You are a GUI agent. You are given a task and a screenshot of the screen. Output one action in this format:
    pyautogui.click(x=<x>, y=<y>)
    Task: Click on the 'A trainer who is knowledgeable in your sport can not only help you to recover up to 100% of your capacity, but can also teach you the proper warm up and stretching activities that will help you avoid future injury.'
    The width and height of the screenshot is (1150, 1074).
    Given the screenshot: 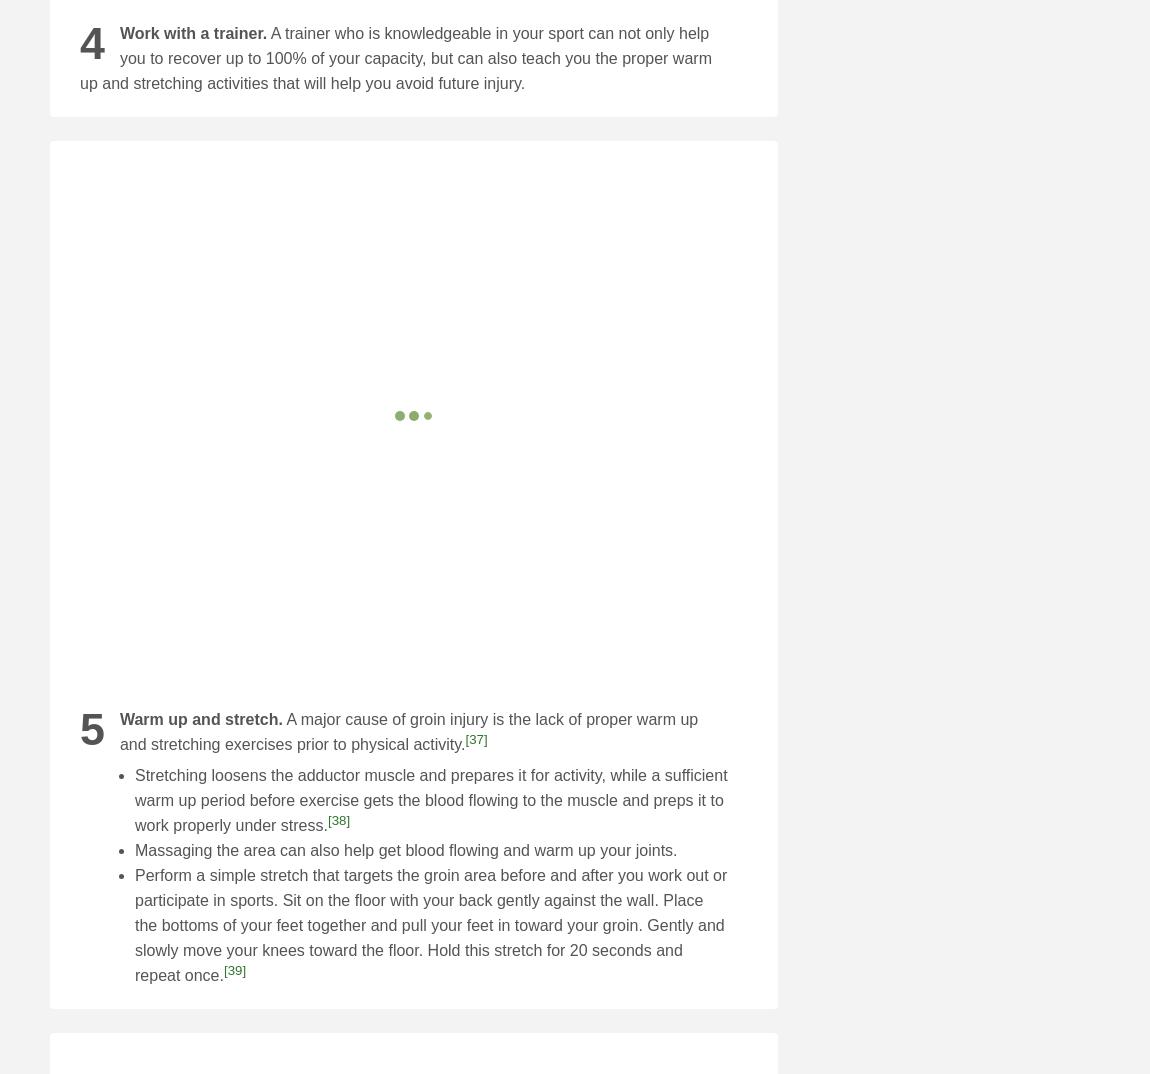 What is the action you would take?
    pyautogui.click(x=395, y=58)
    